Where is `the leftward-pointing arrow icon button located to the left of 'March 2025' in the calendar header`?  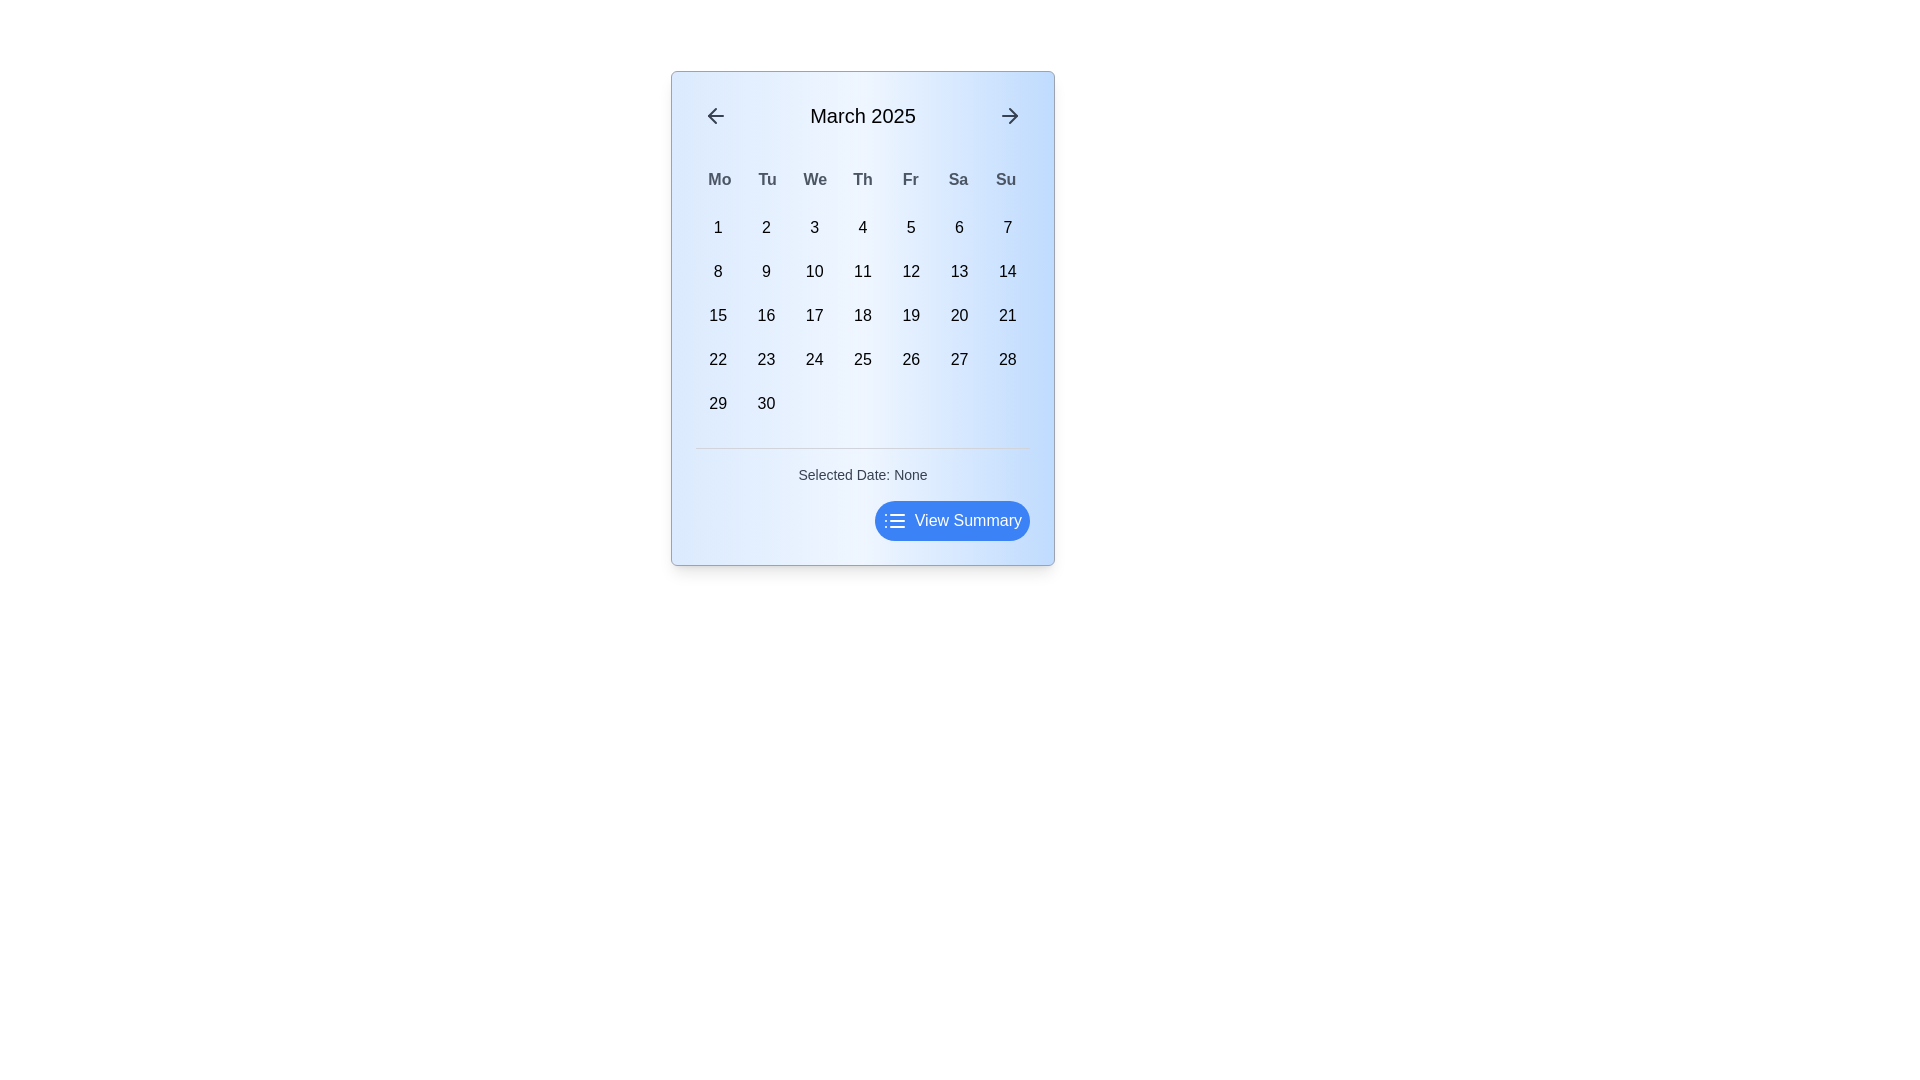
the leftward-pointing arrow icon button located to the left of 'March 2025' in the calendar header is located at coordinates (715, 115).